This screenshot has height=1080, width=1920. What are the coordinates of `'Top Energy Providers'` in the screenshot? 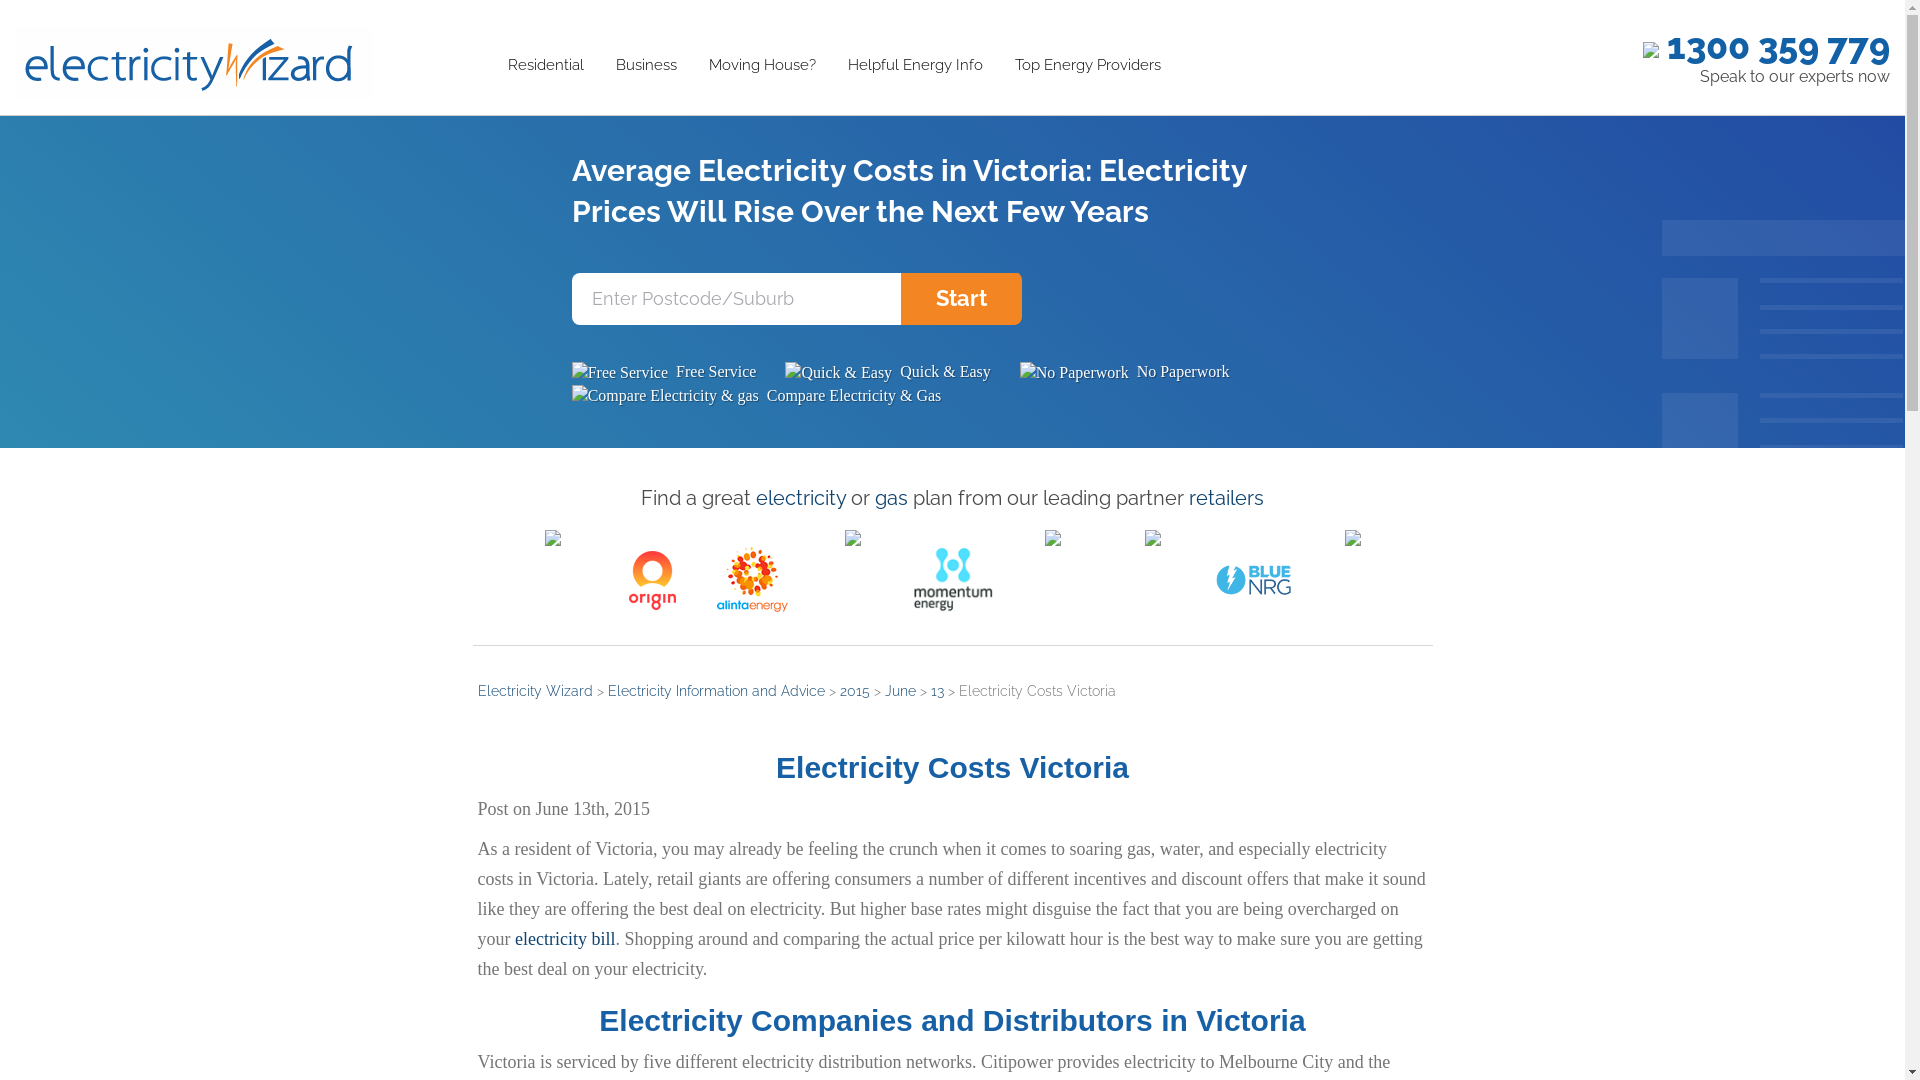 It's located at (1087, 64).